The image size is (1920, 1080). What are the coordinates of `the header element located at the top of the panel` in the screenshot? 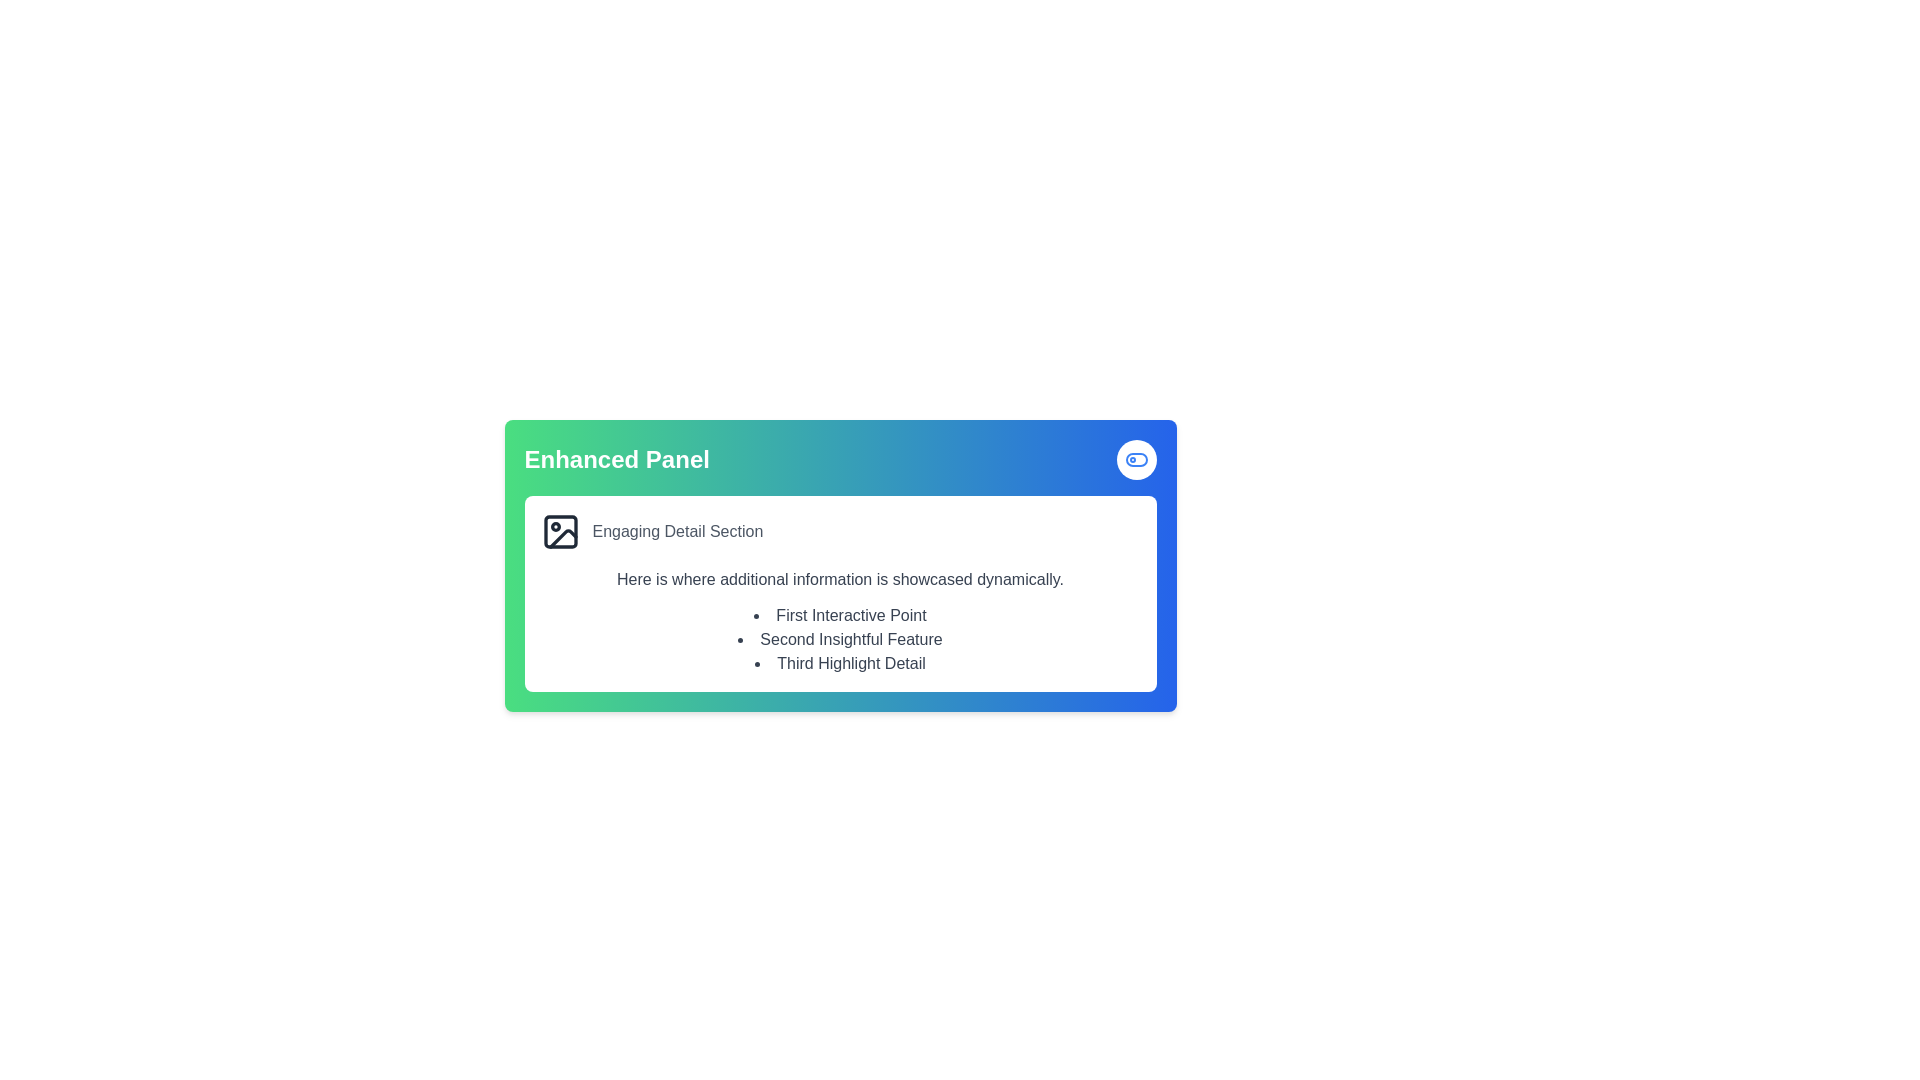 It's located at (840, 459).